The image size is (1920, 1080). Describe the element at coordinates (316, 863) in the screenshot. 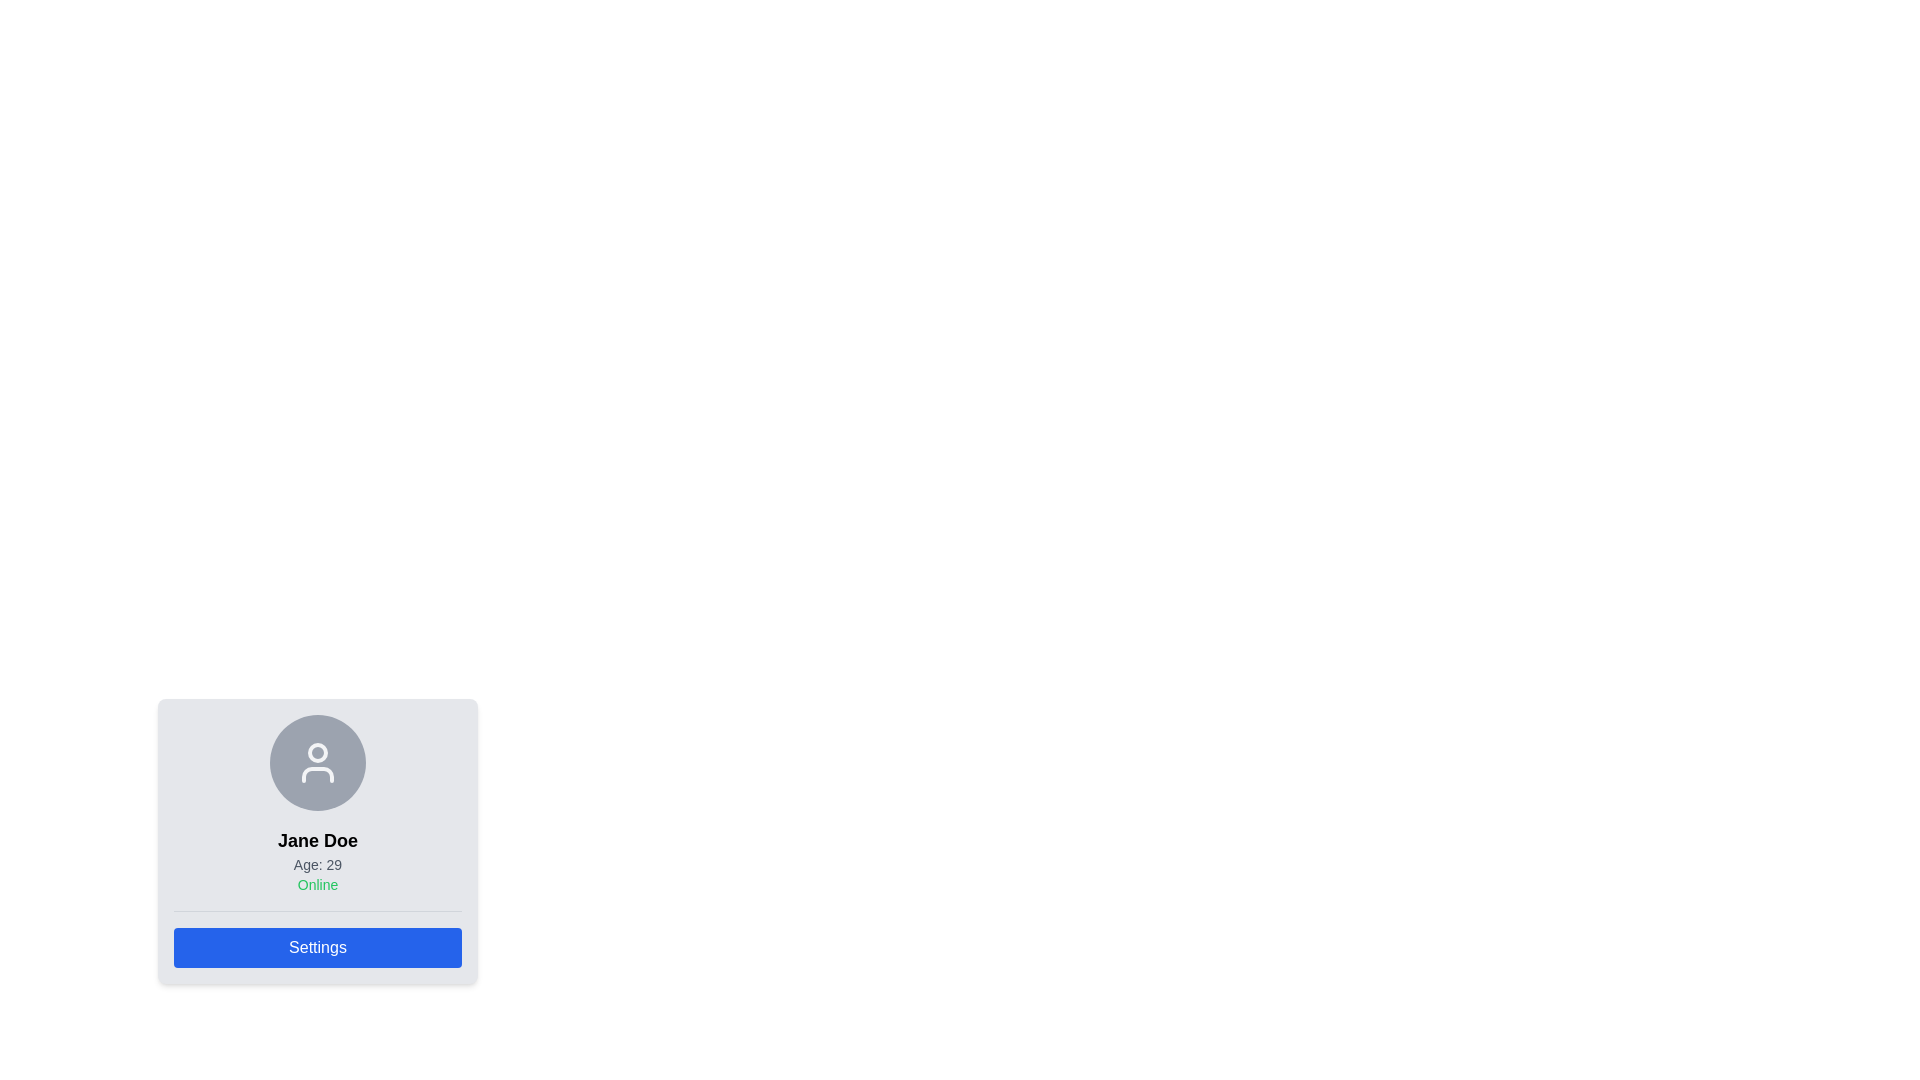

I see `the Text label that displays the user's age, which is located between the title 'Jane Doe' and the label 'Online'` at that location.